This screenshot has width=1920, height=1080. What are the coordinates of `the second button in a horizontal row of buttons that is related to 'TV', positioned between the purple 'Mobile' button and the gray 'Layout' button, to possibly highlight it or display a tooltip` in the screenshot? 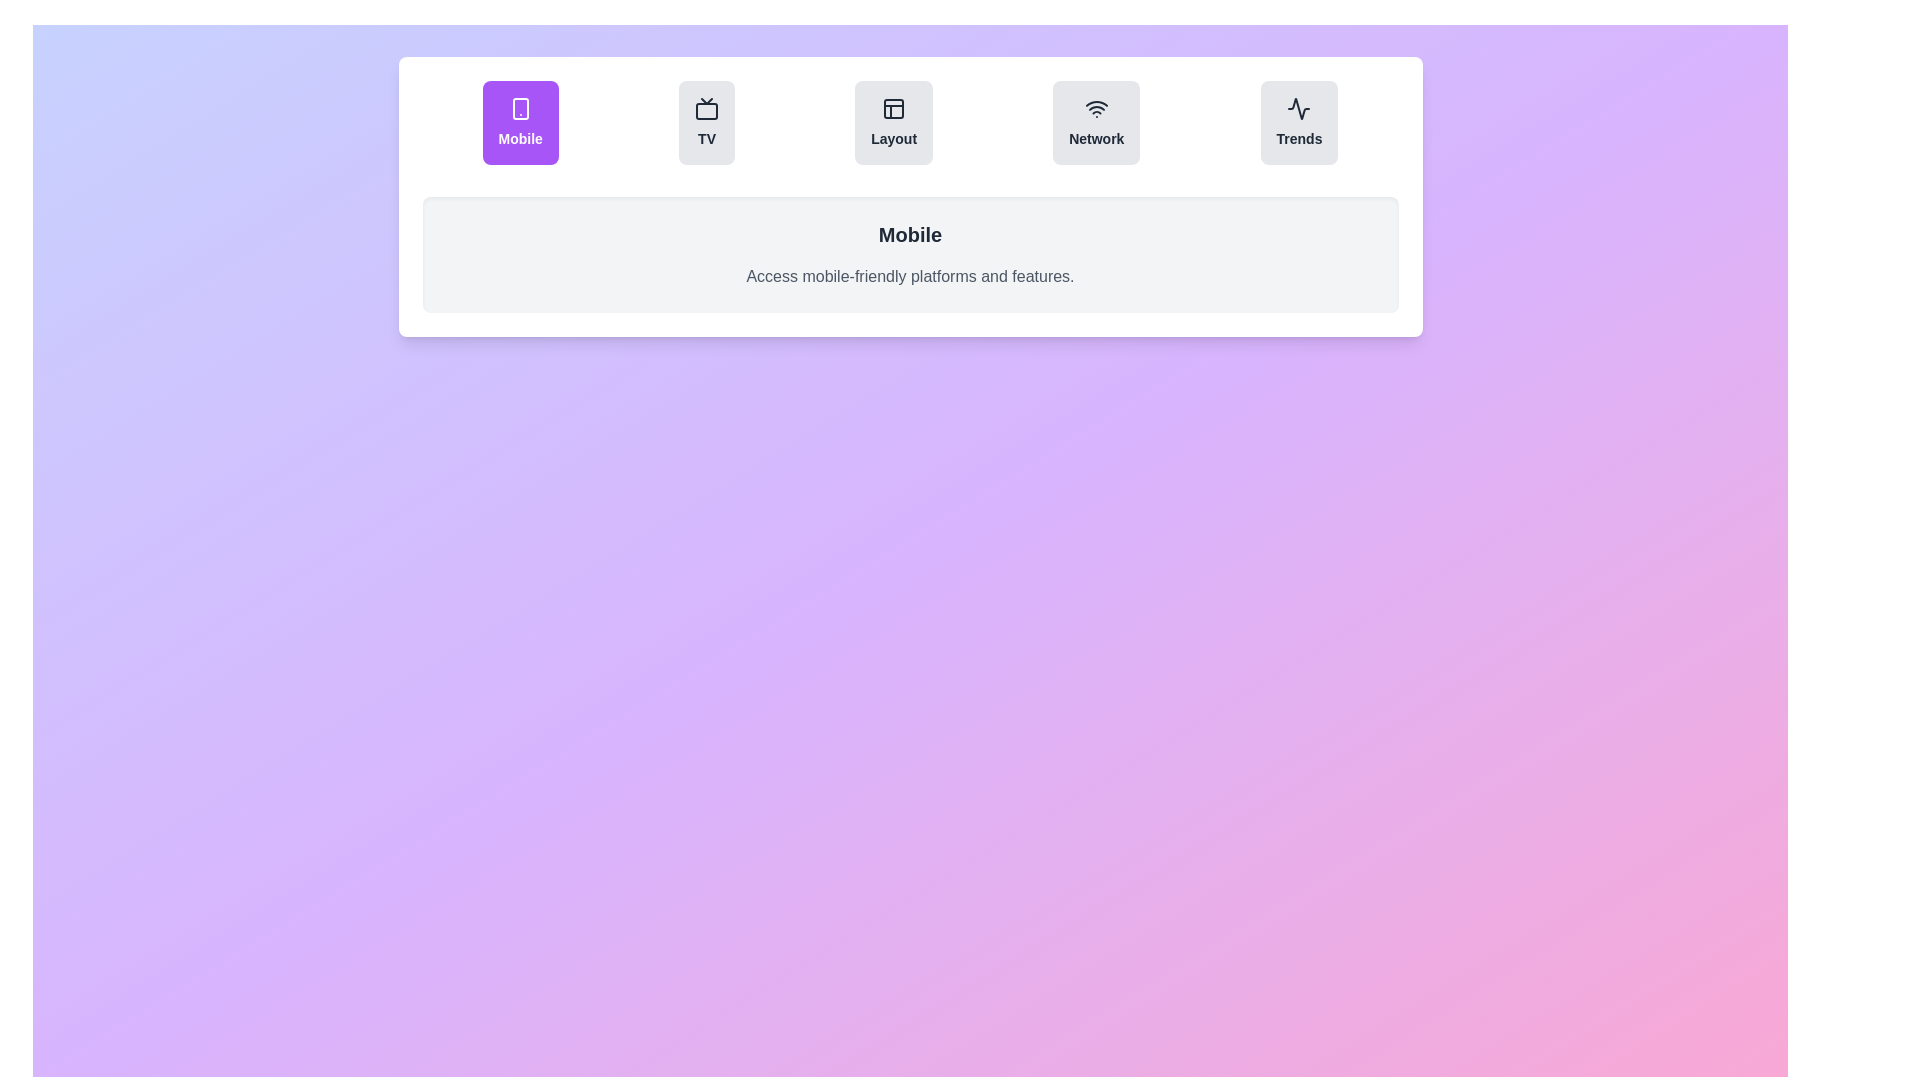 It's located at (706, 123).